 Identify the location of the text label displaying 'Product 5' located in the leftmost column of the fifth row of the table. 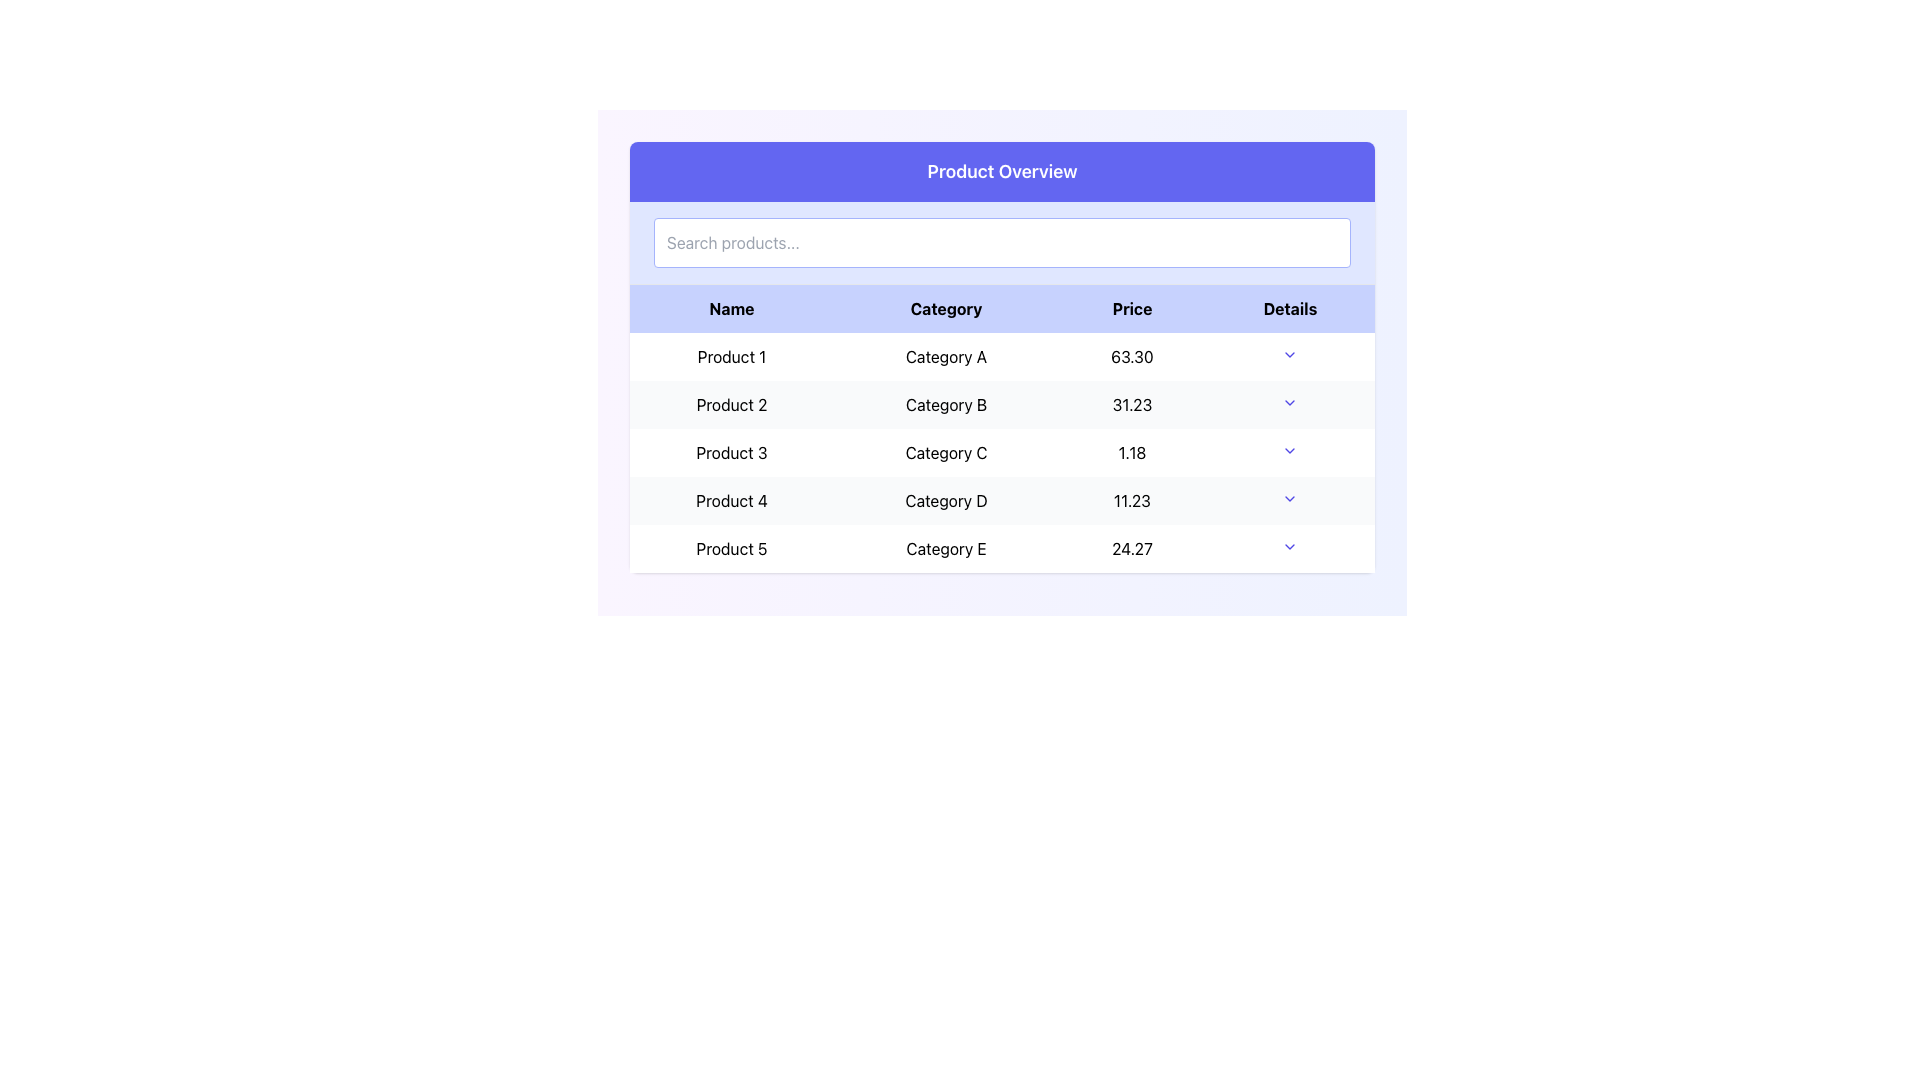
(731, 548).